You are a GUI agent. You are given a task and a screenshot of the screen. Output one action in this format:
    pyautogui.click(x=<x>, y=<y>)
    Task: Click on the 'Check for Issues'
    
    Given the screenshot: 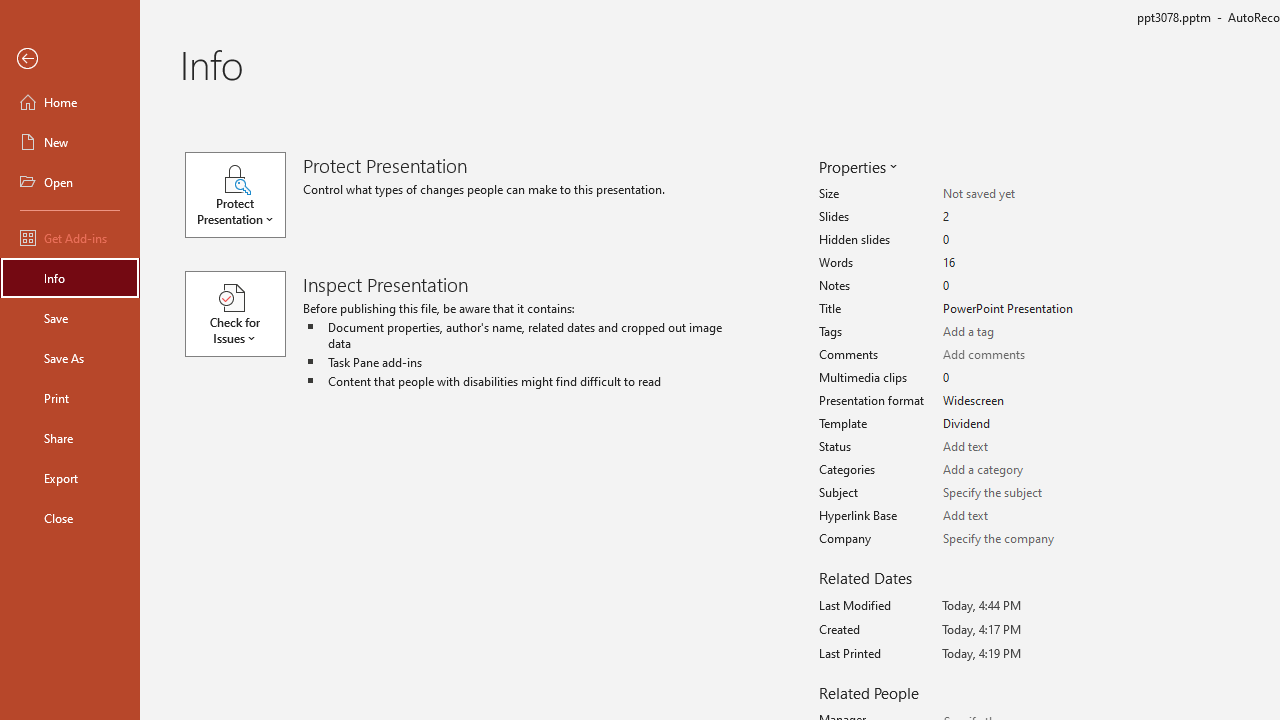 What is the action you would take?
    pyautogui.click(x=243, y=313)
    